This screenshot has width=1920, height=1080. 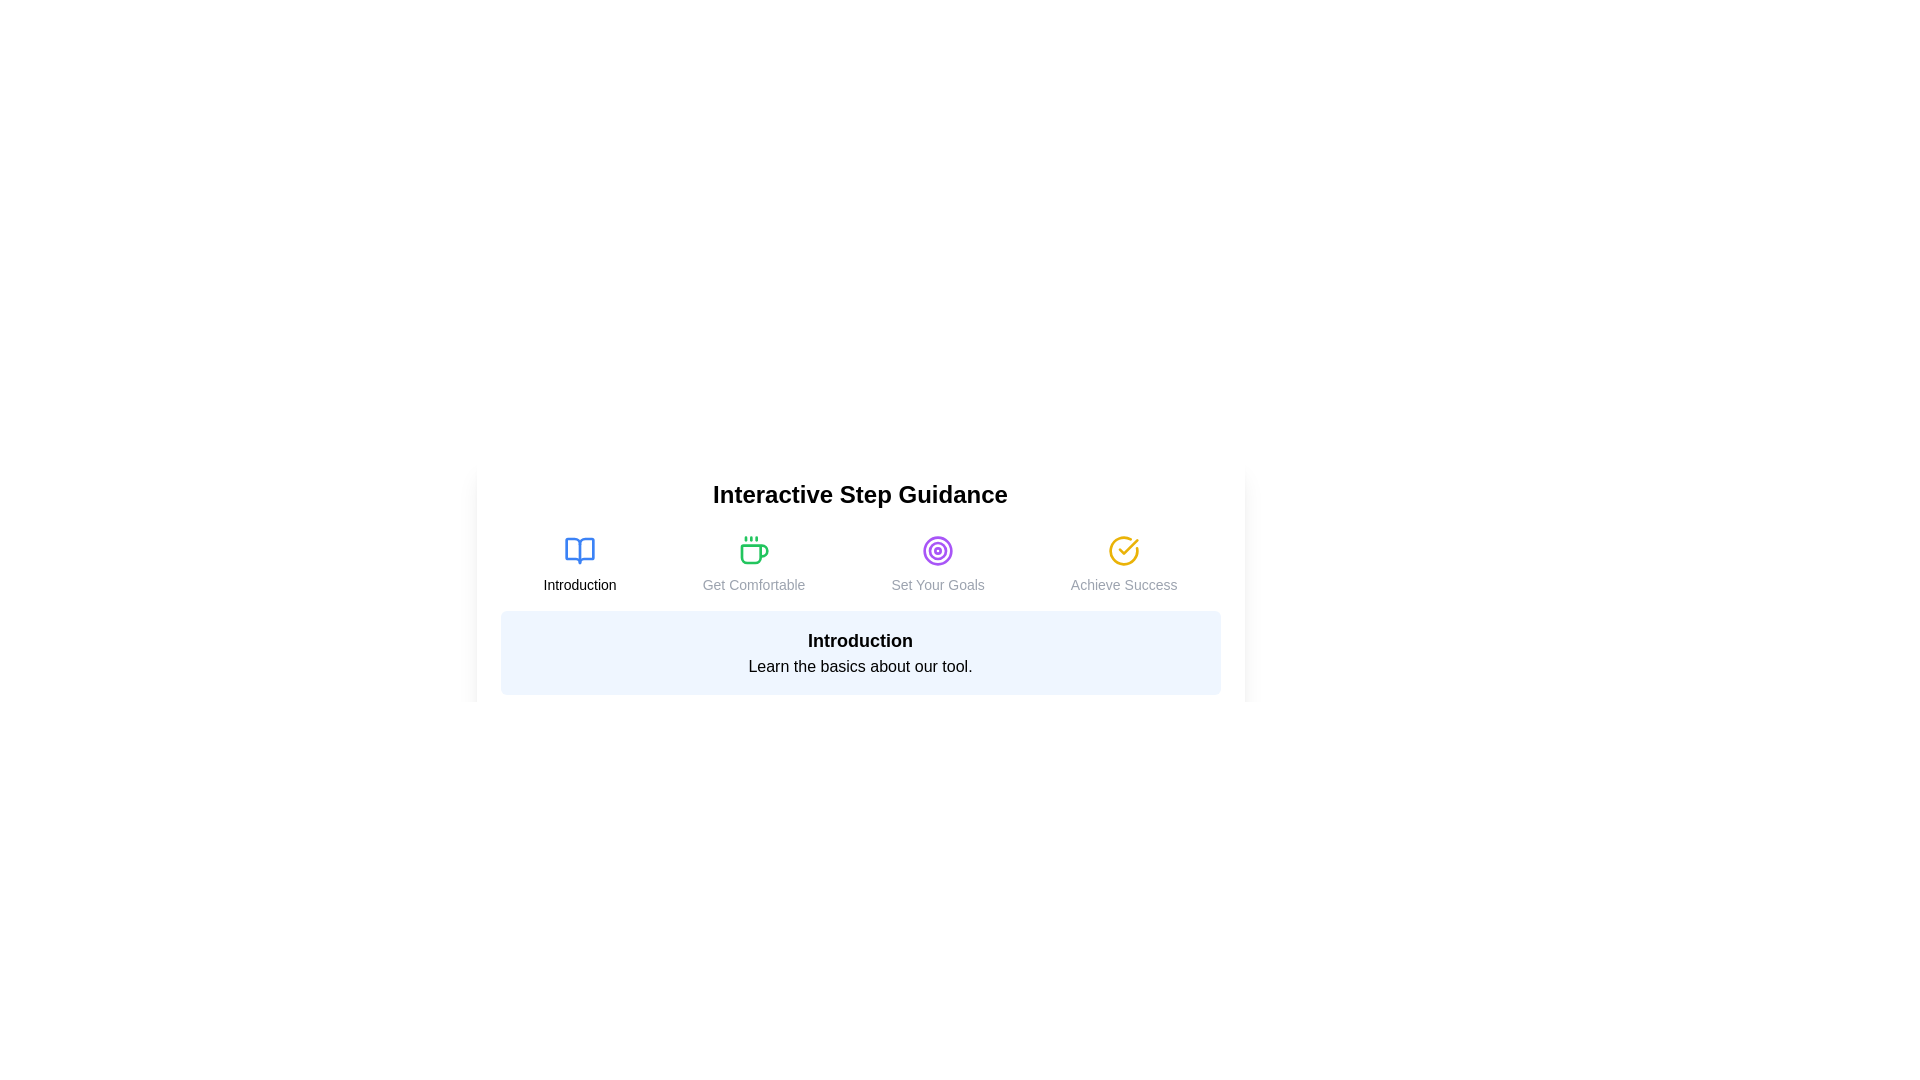 I want to click on the outermost SVG circle of the target icon, which symbolizes precision or selection, so click(x=937, y=551).